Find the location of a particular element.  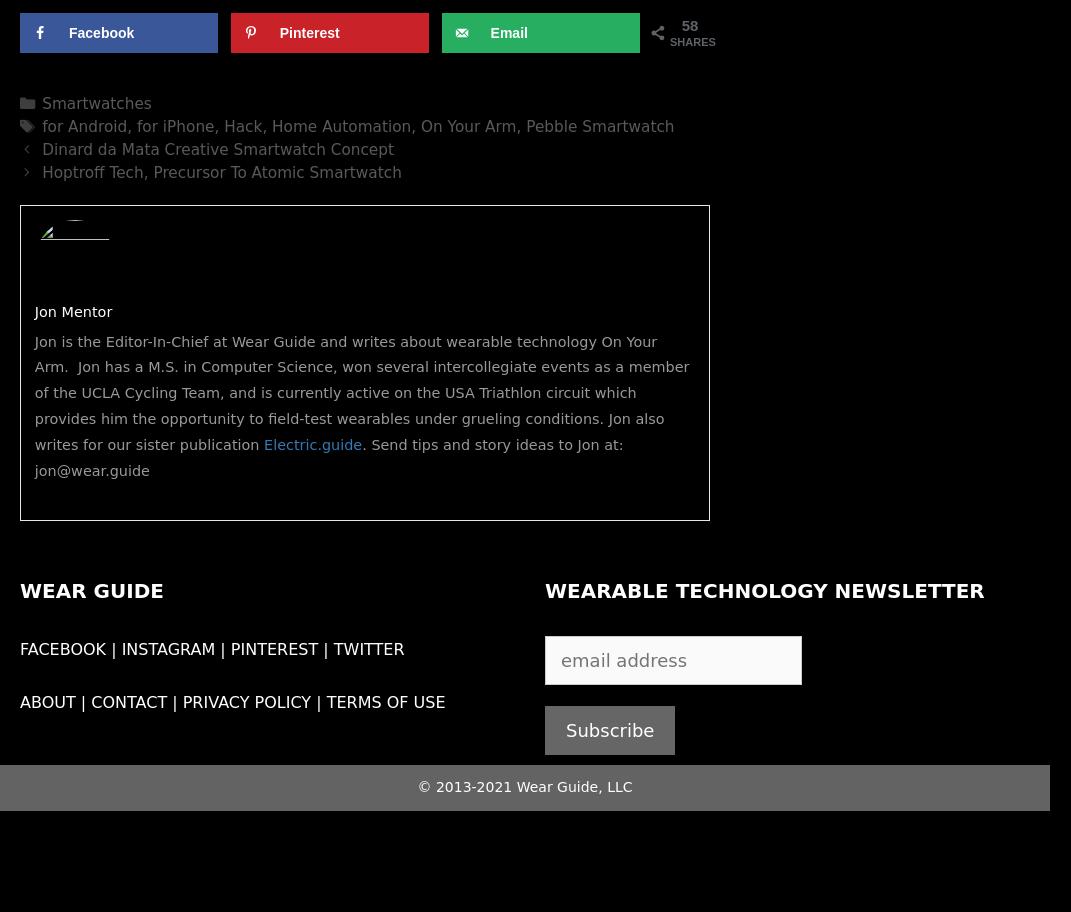

'58' is located at coordinates (688, 24).